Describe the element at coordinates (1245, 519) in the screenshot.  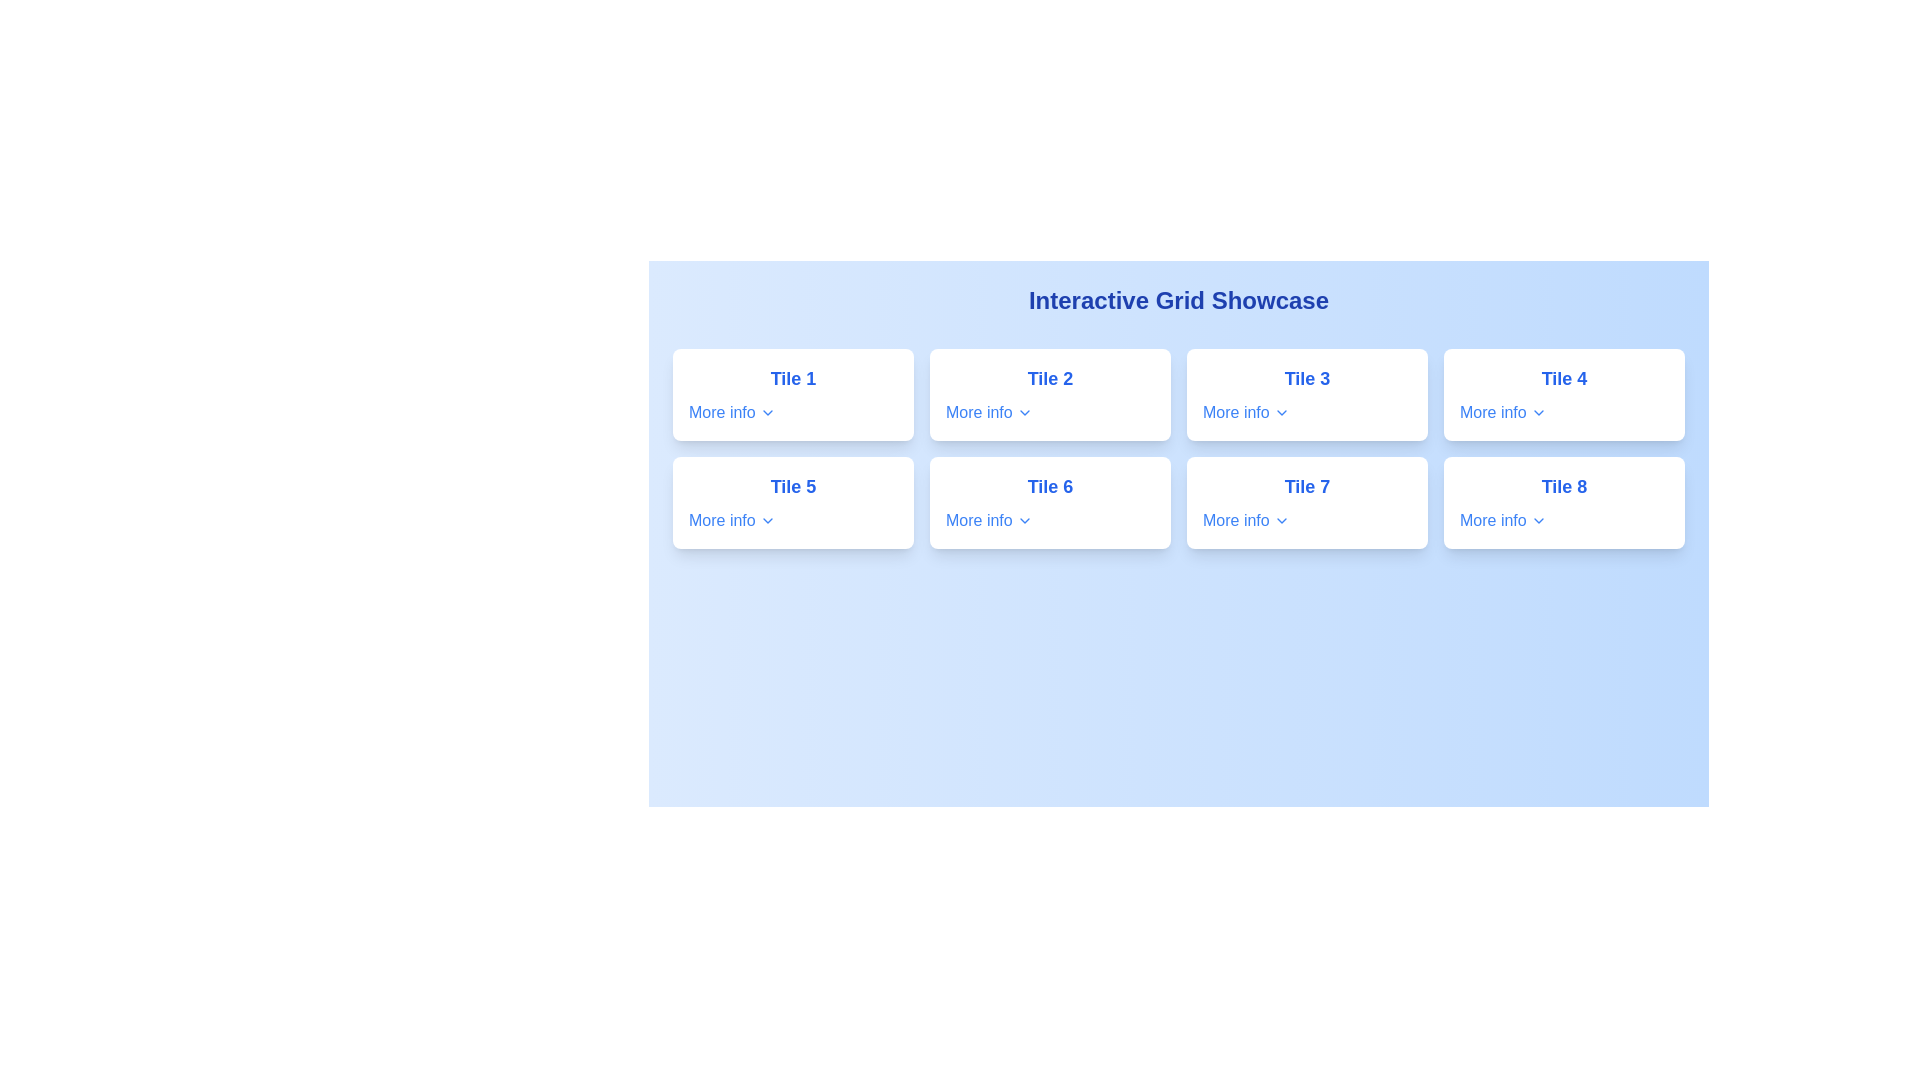
I see `the interactive text link with an icon located at the bottom of 'Tile 7'` at that location.